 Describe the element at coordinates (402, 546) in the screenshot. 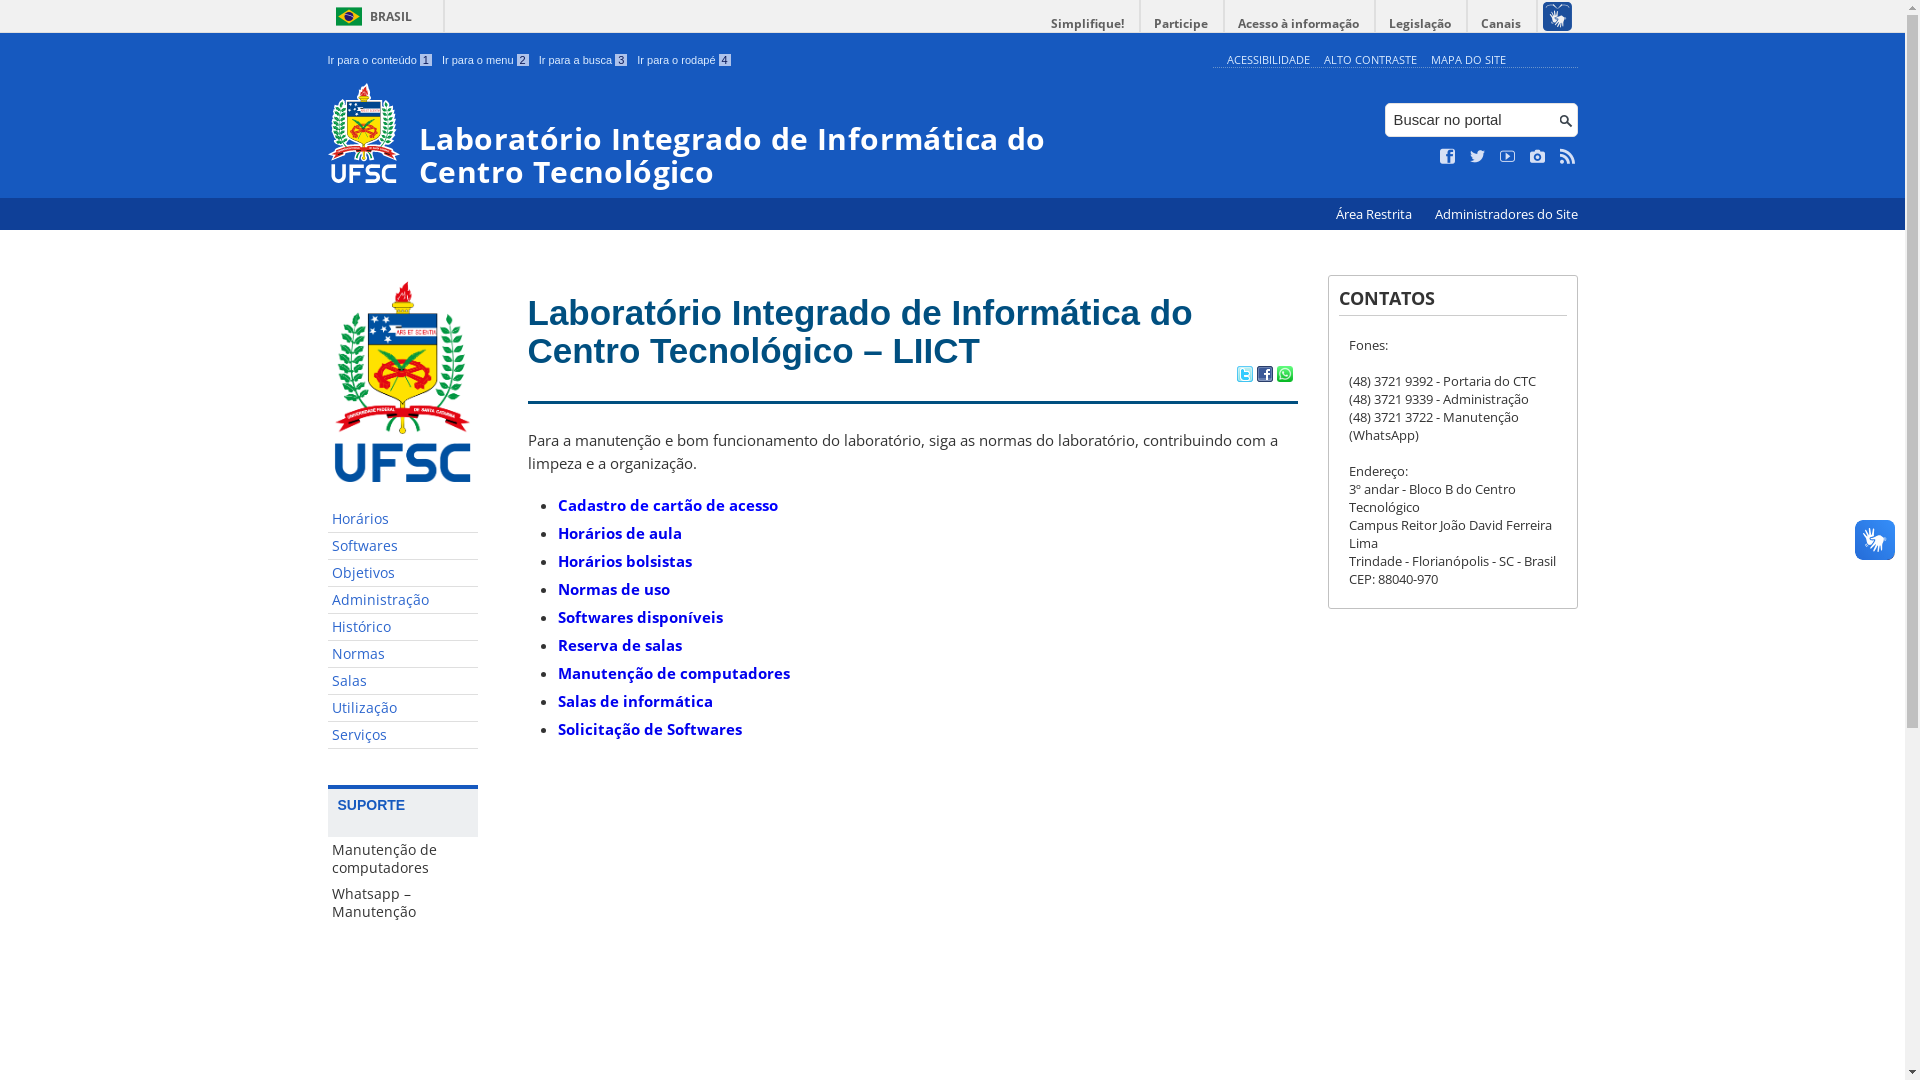

I see `'Softwares'` at that location.